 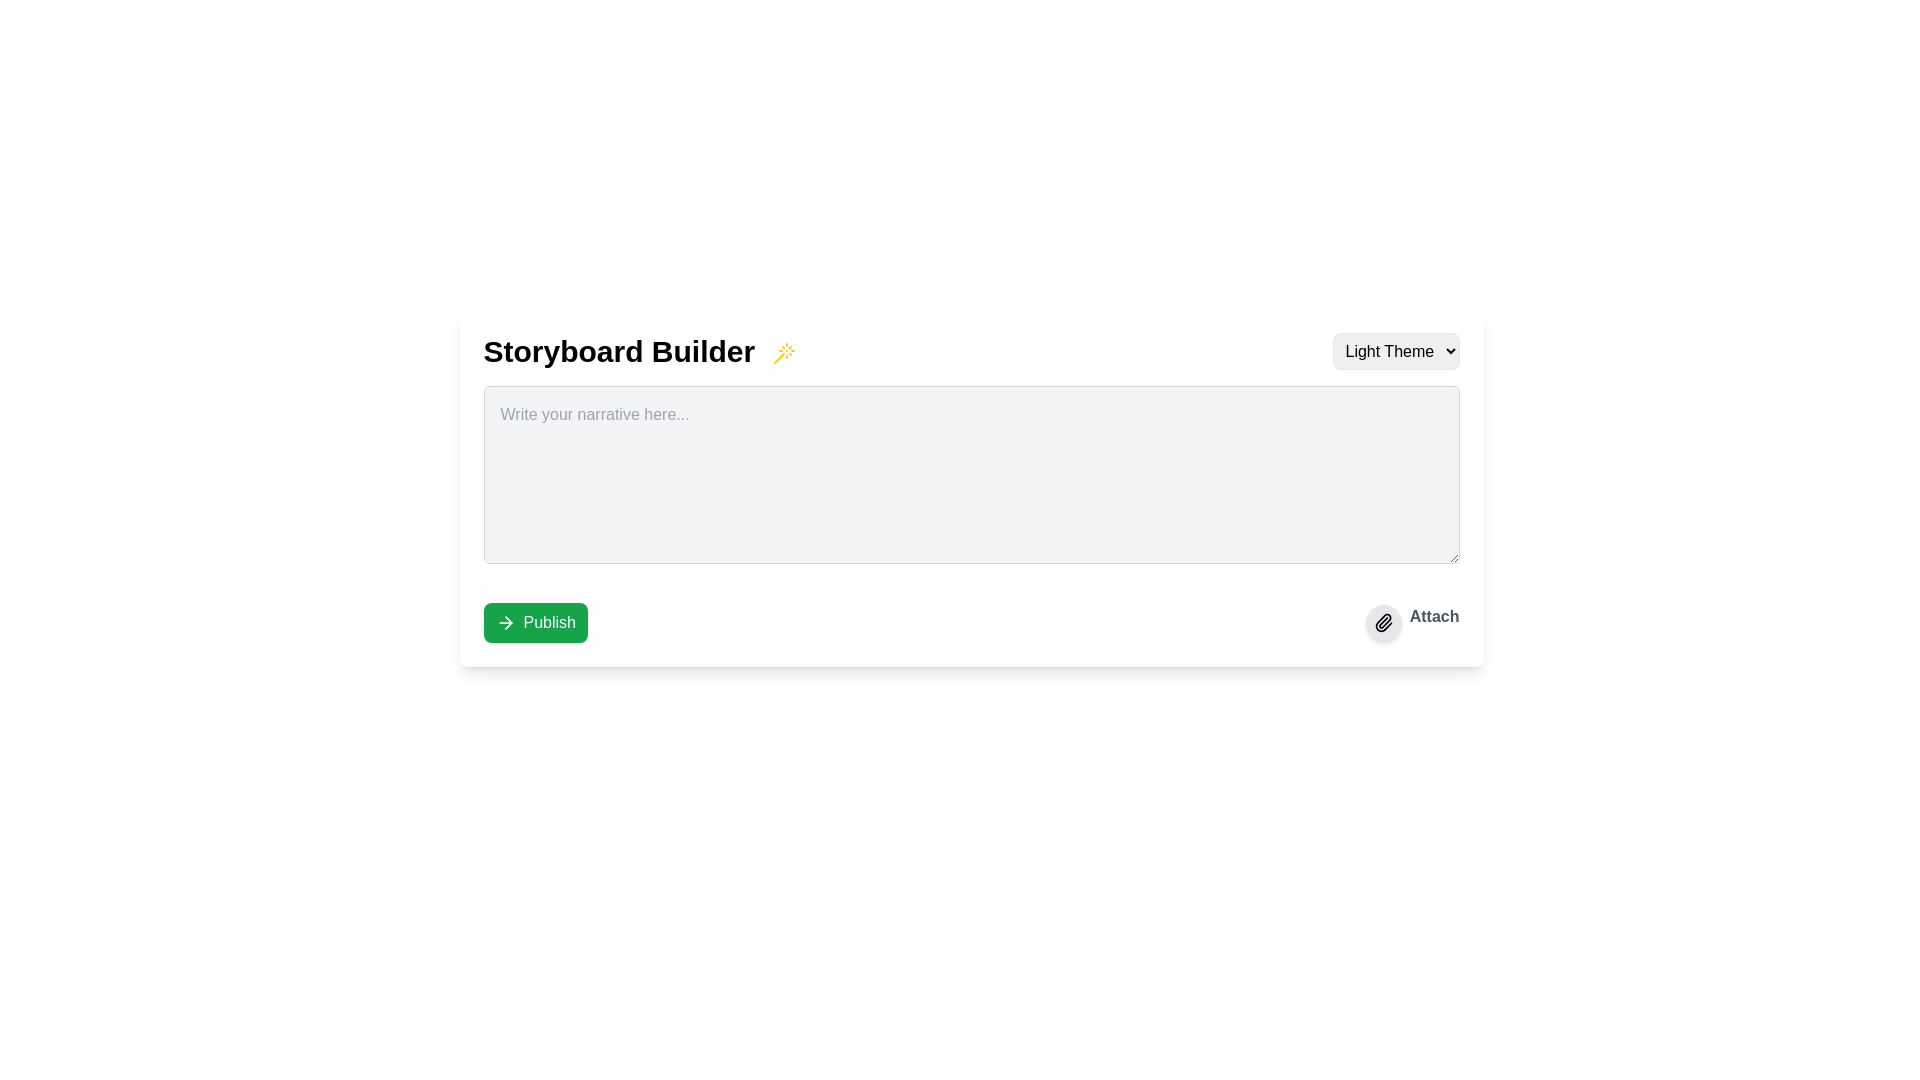 I want to click on the title 'Storyboard Builder' and the wand icon in yellow located at the top of the UI component, so click(x=971, y=350).